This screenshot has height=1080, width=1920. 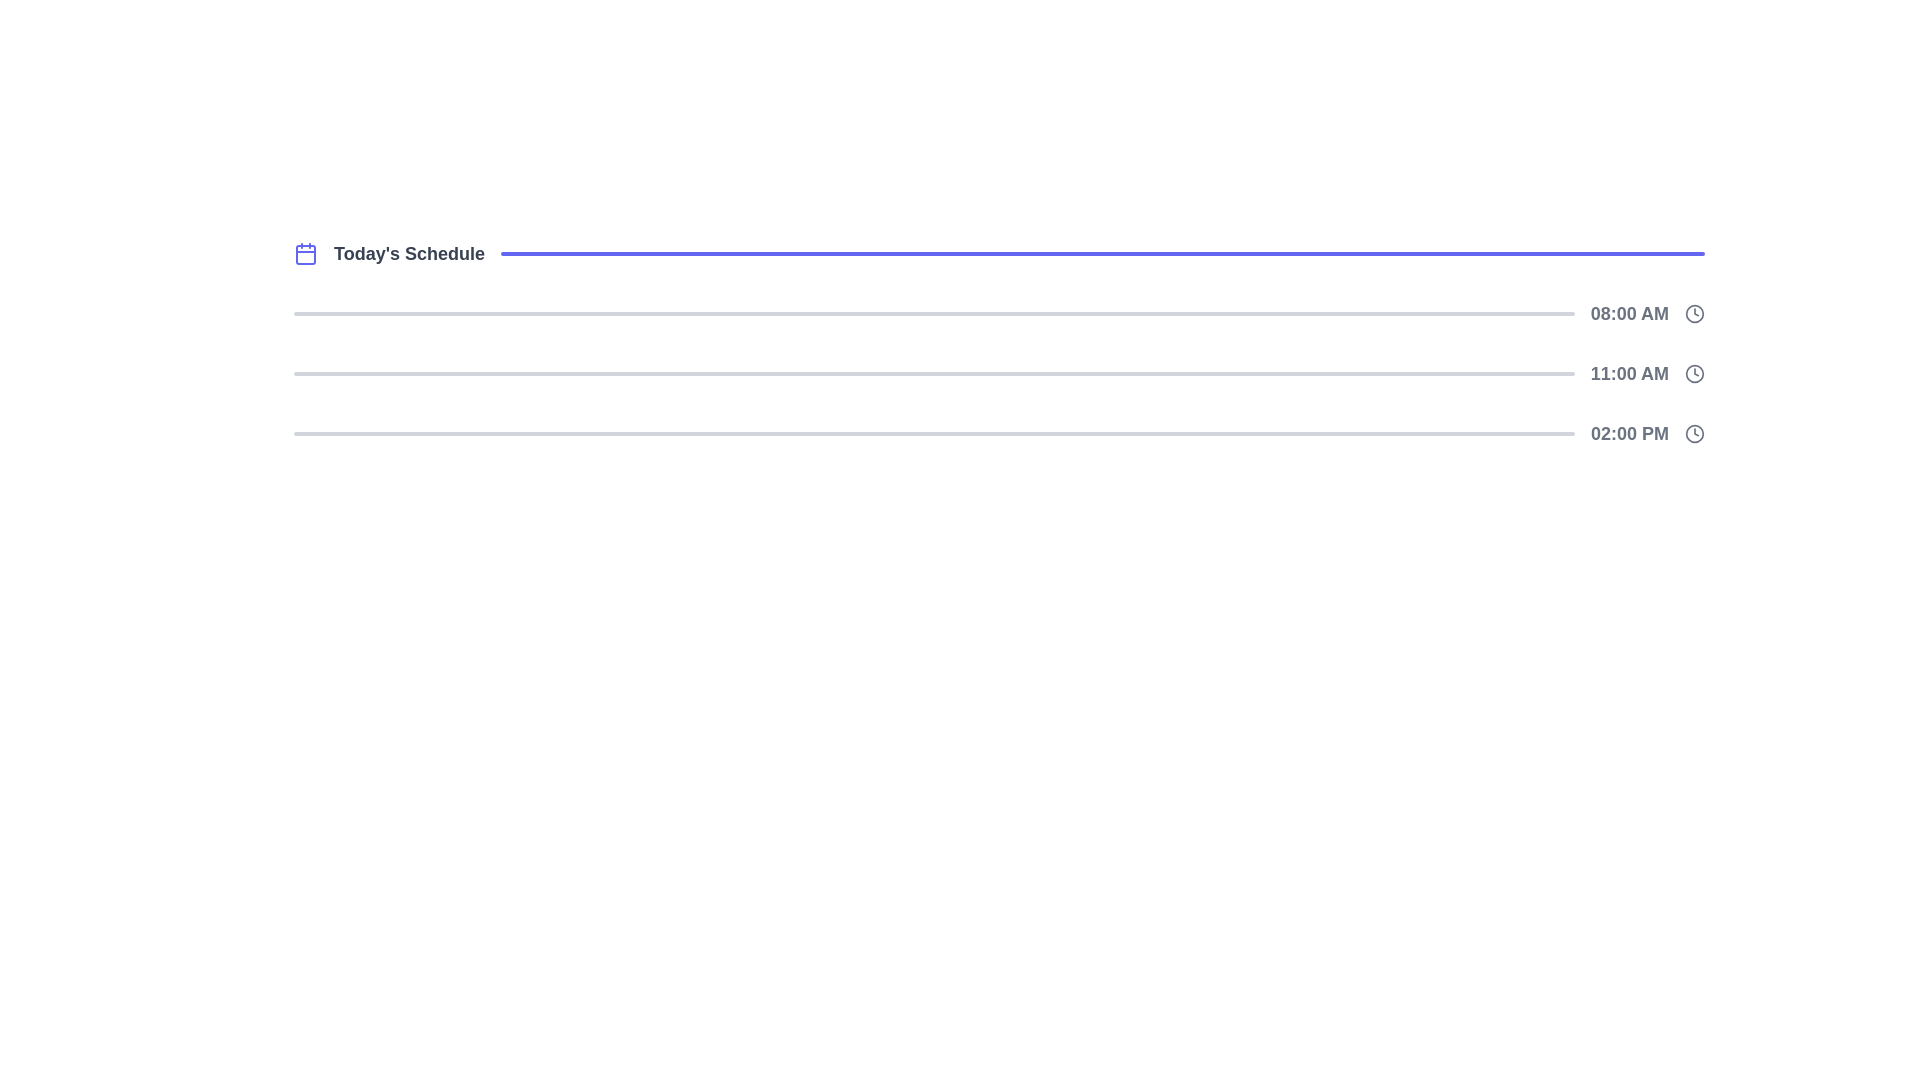 What do you see at coordinates (1629, 433) in the screenshot?
I see `text from the Text Label displaying '02:00 PM', which is styled in light gray, large font, and bold, aligned to the right in a list` at bounding box center [1629, 433].